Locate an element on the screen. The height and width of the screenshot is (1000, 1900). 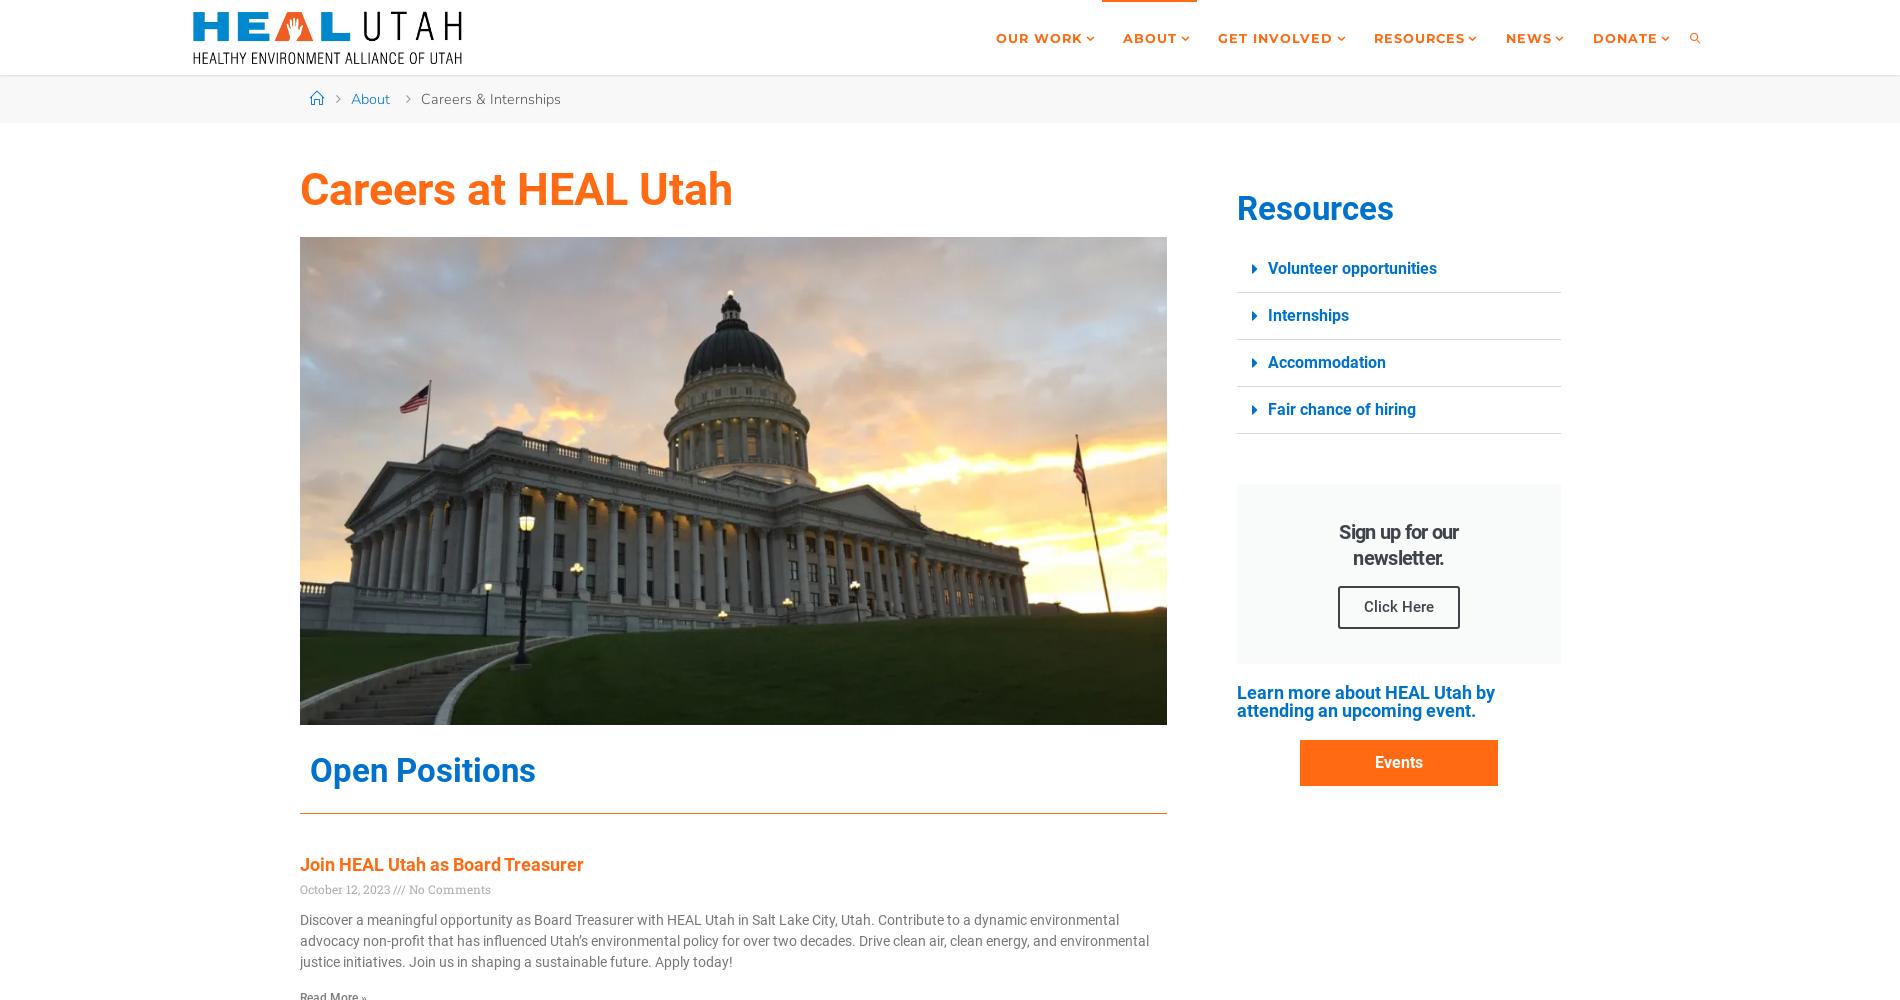
'Open Positions' is located at coordinates (309, 770).